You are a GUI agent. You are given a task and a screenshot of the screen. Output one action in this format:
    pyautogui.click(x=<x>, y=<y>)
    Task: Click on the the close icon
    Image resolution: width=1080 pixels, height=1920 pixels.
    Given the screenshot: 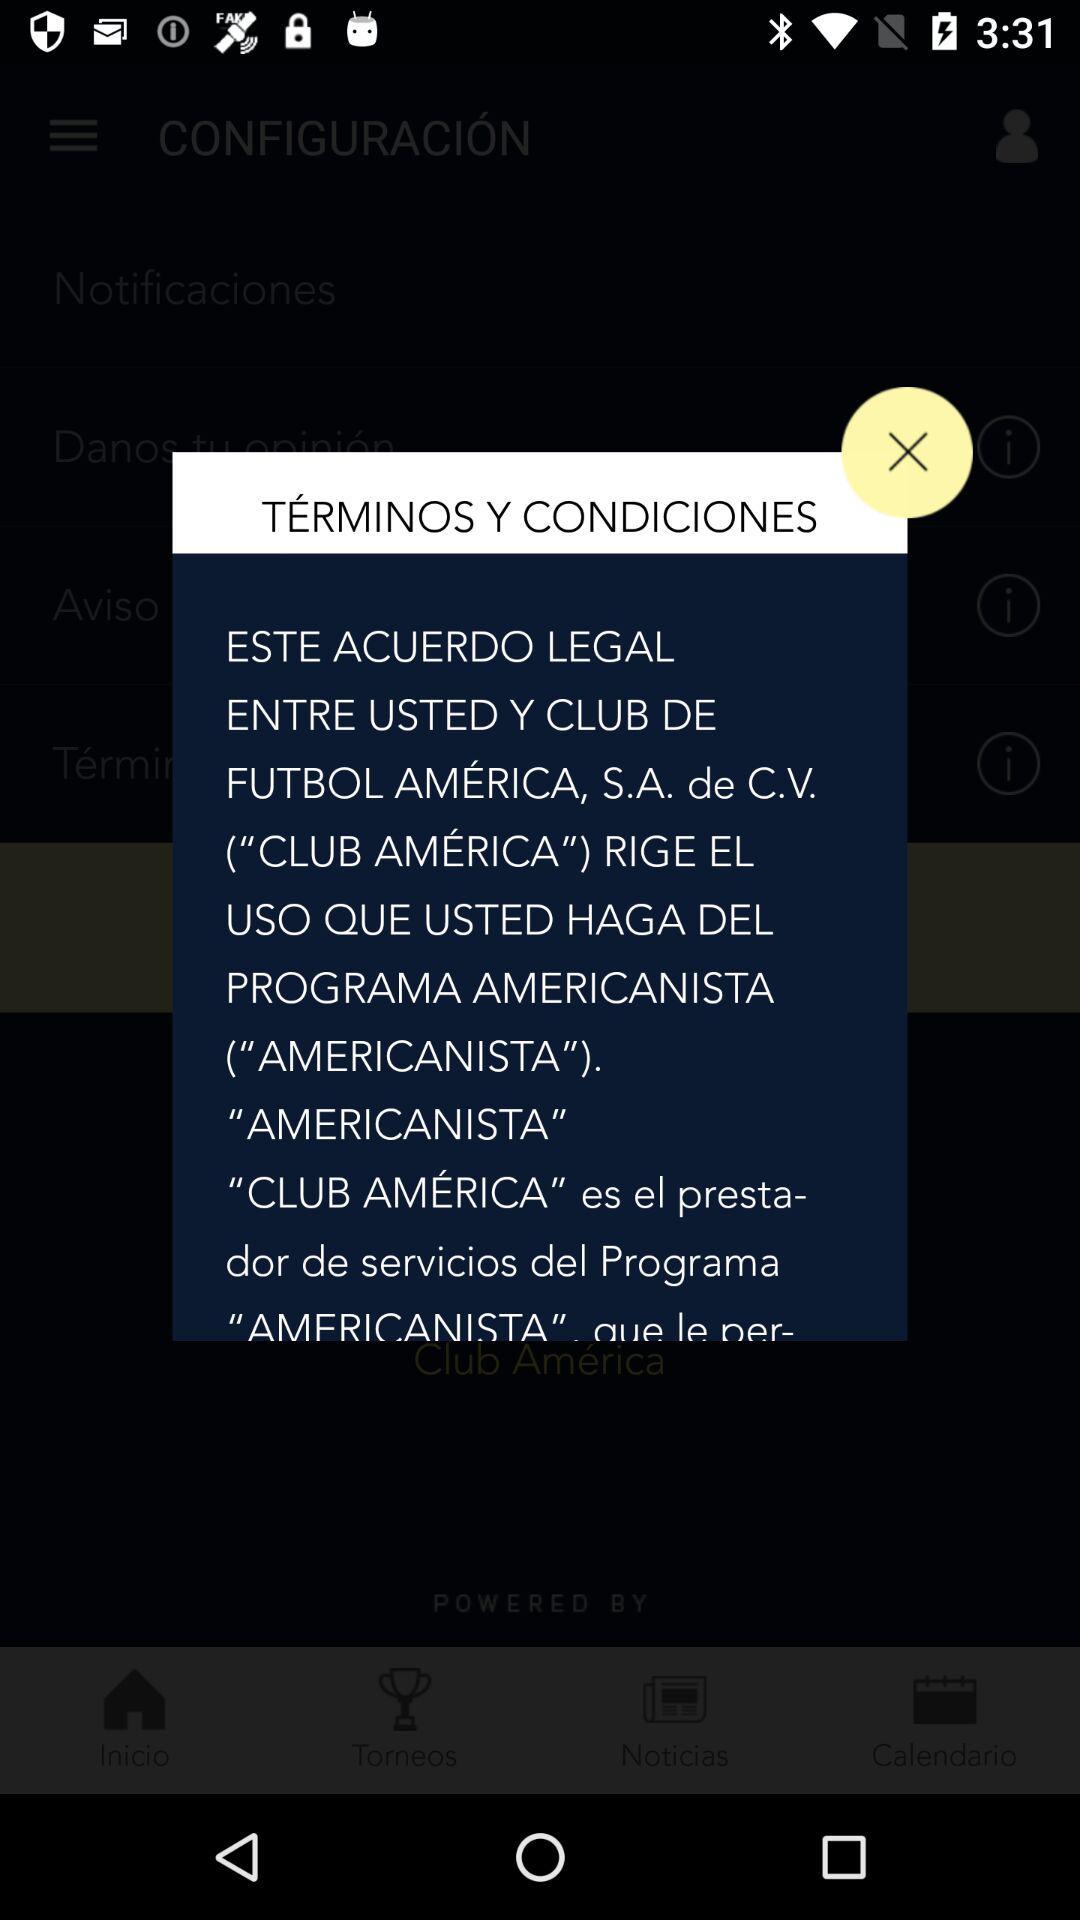 What is the action you would take?
    pyautogui.click(x=907, y=451)
    